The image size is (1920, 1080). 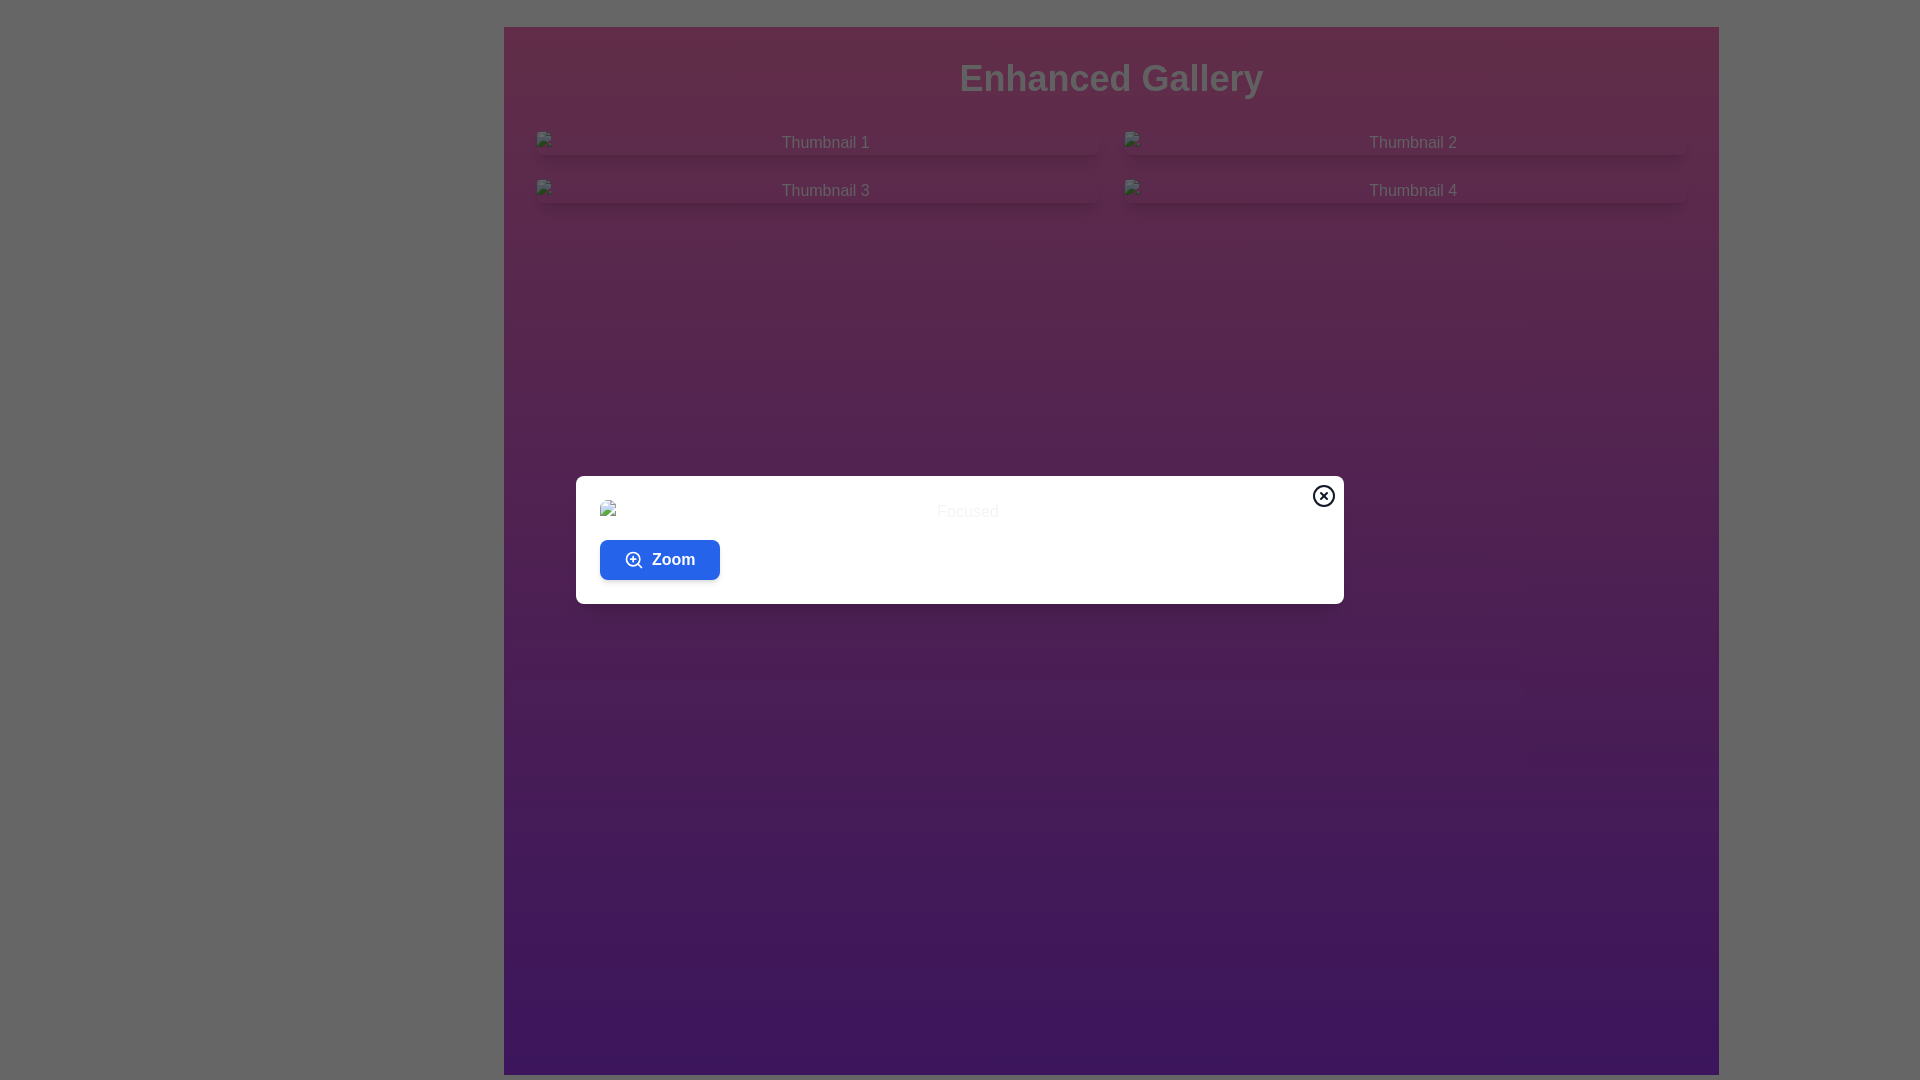 What do you see at coordinates (1324, 495) in the screenshot?
I see `the outer circular outline of the graphical icon located at the top-right corner within a white dialog box` at bounding box center [1324, 495].